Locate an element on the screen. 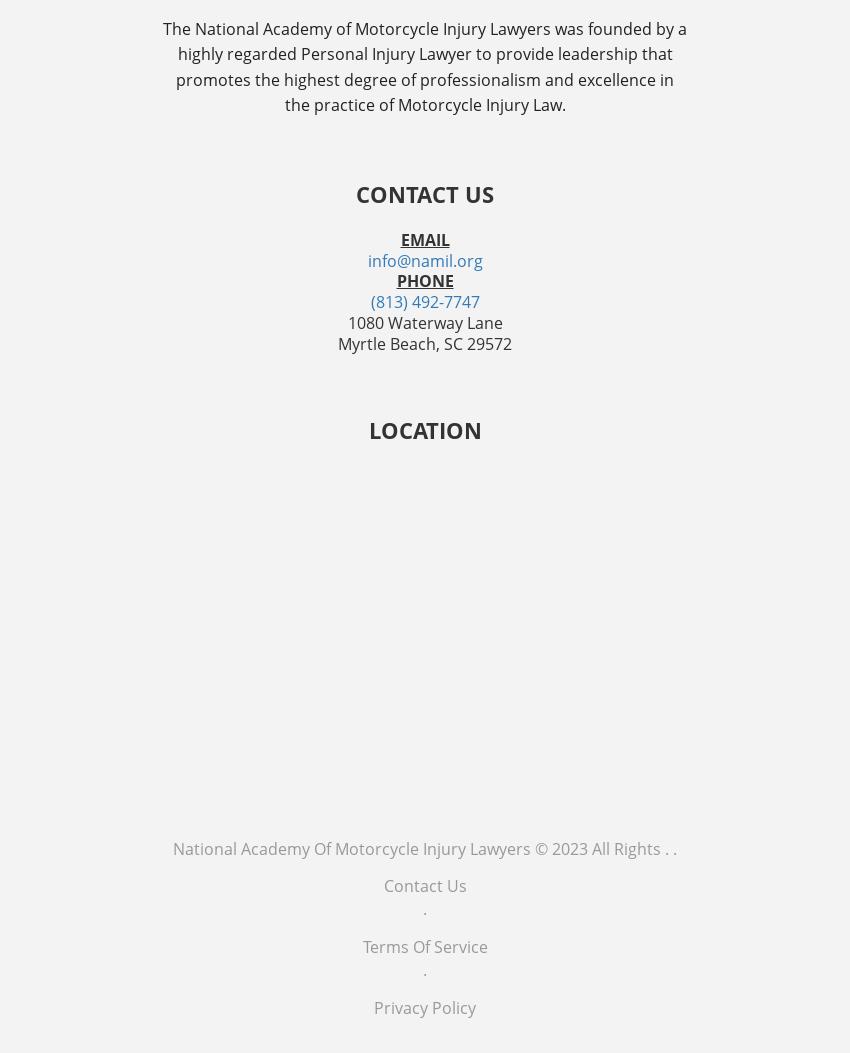 The image size is (850, 1053). 'National Academy of Motorcycle Injury Lawyers' is located at coordinates (171, 846).